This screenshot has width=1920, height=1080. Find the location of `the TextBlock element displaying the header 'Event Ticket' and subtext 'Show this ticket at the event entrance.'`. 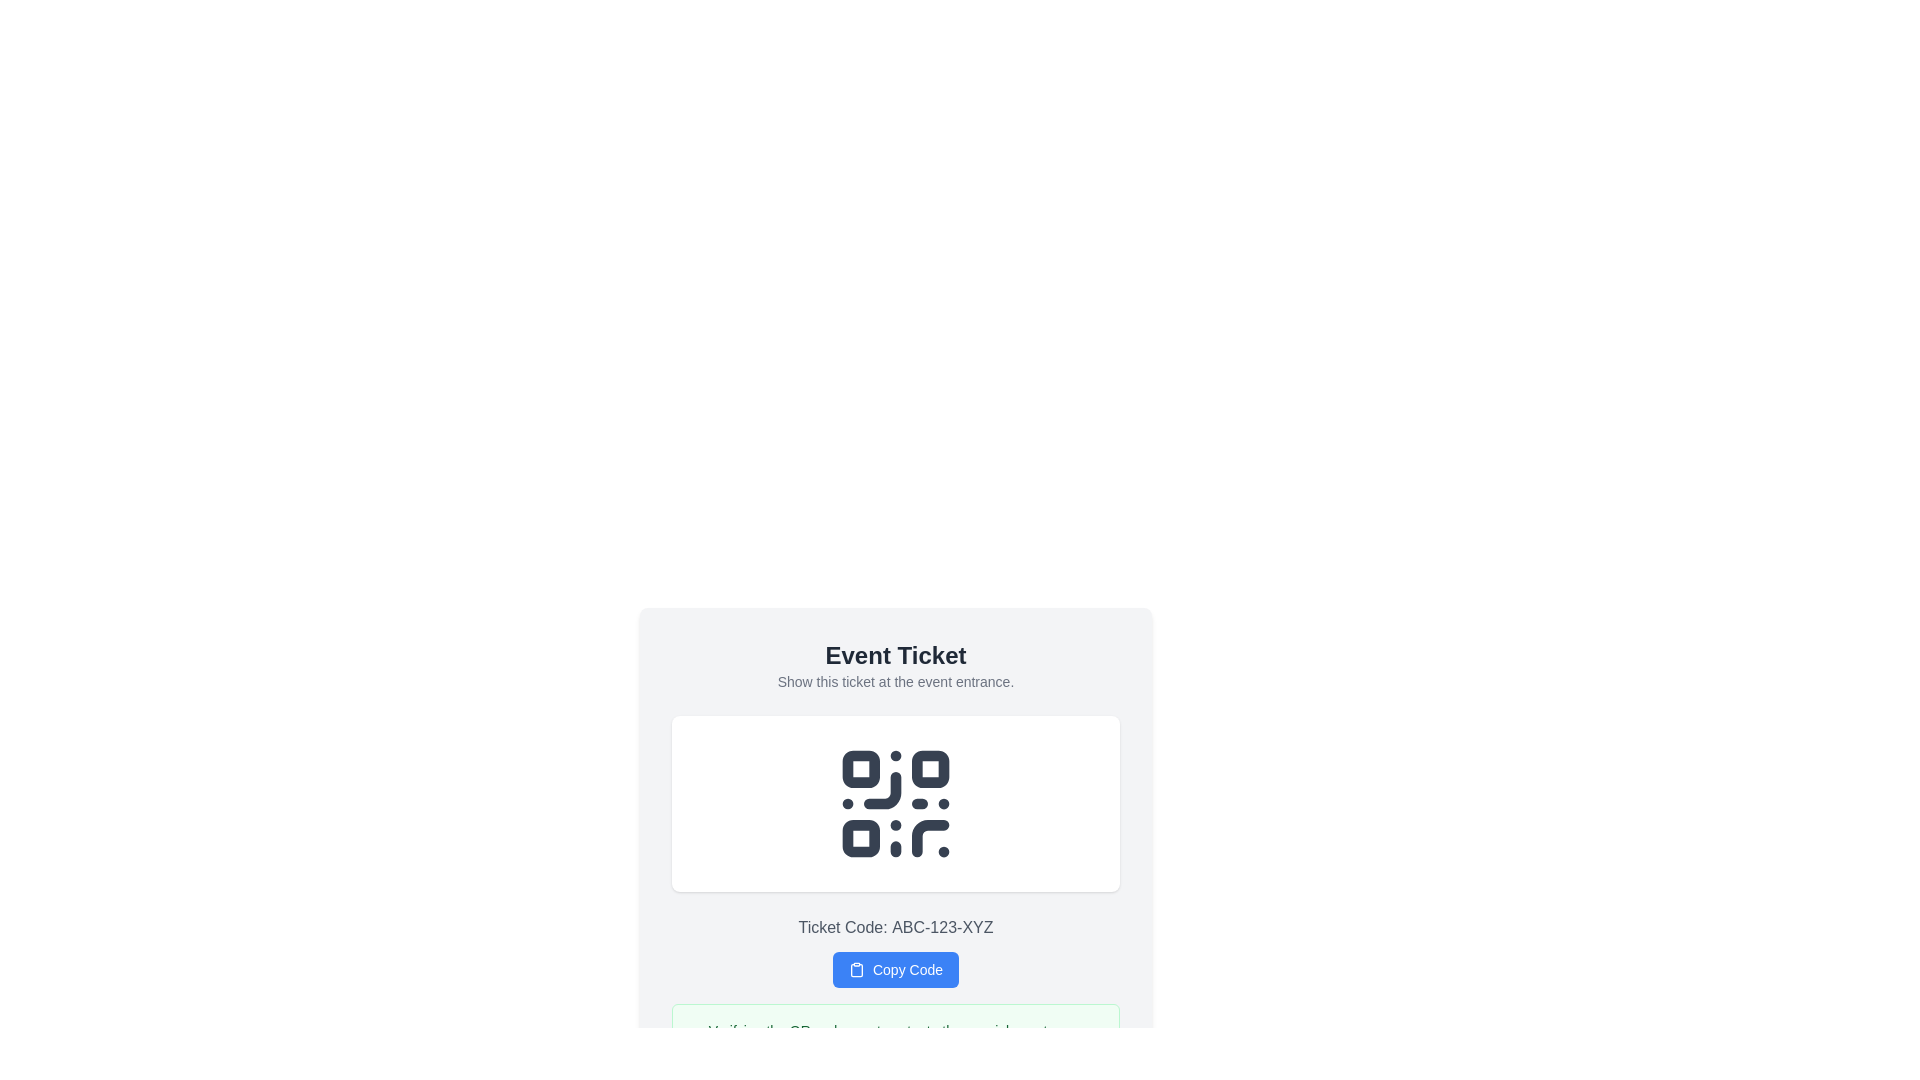

the TextBlock element displaying the header 'Event Ticket' and subtext 'Show this ticket at the event entrance.' is located at coordinates (895, 666).